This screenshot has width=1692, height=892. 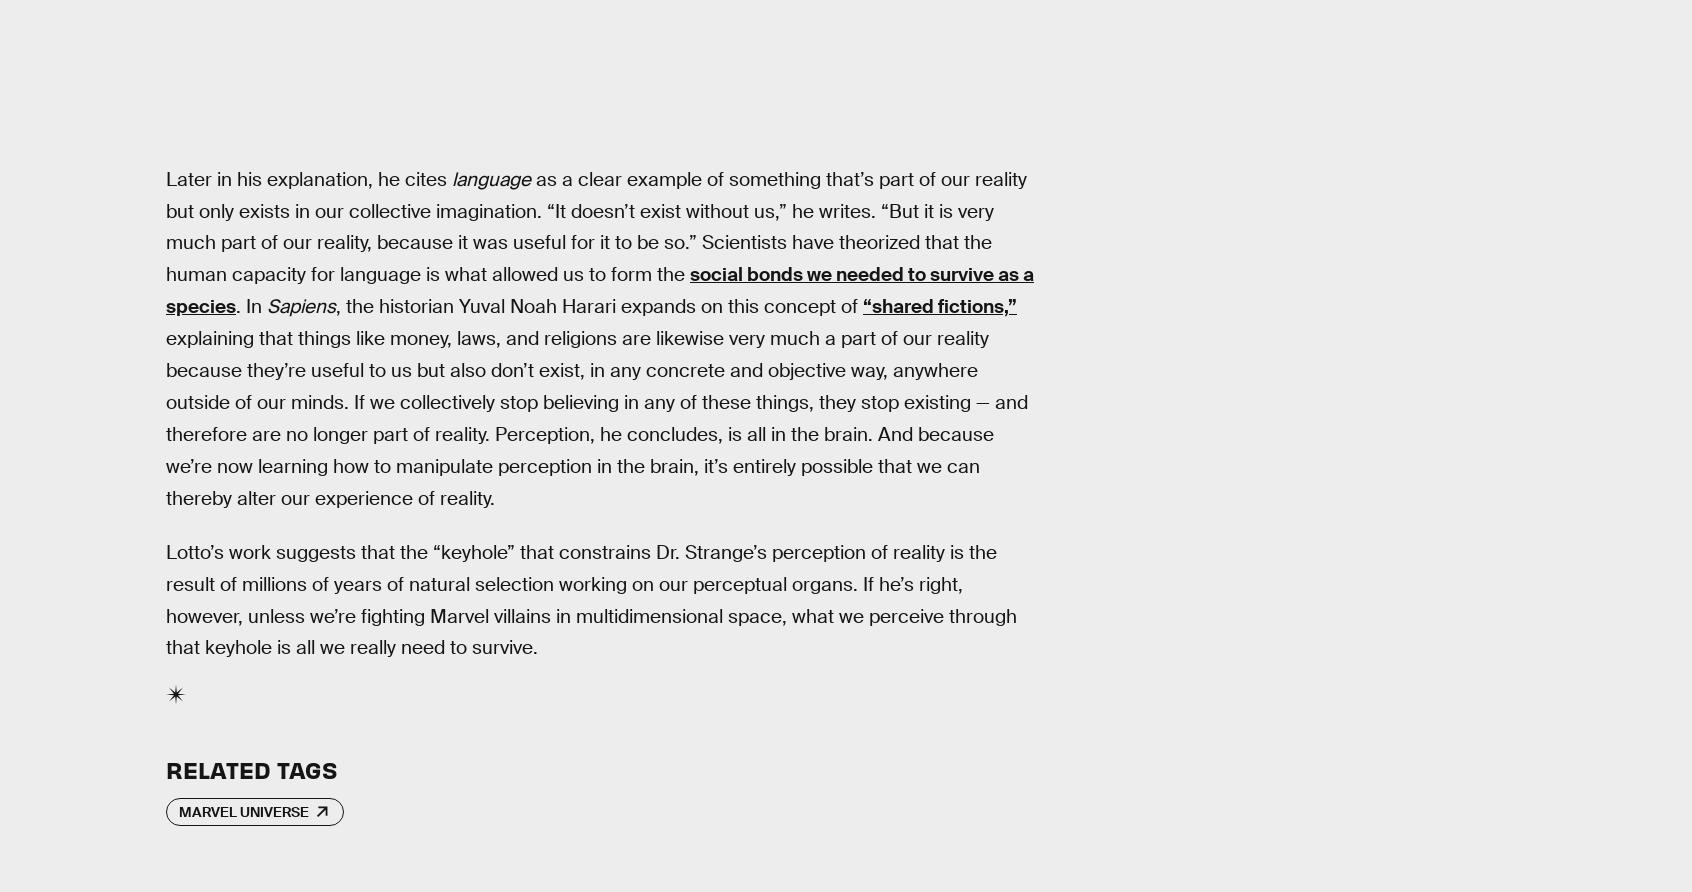 I want to click on 'Later in his explanation, he cites', so click(x=307, y=177).